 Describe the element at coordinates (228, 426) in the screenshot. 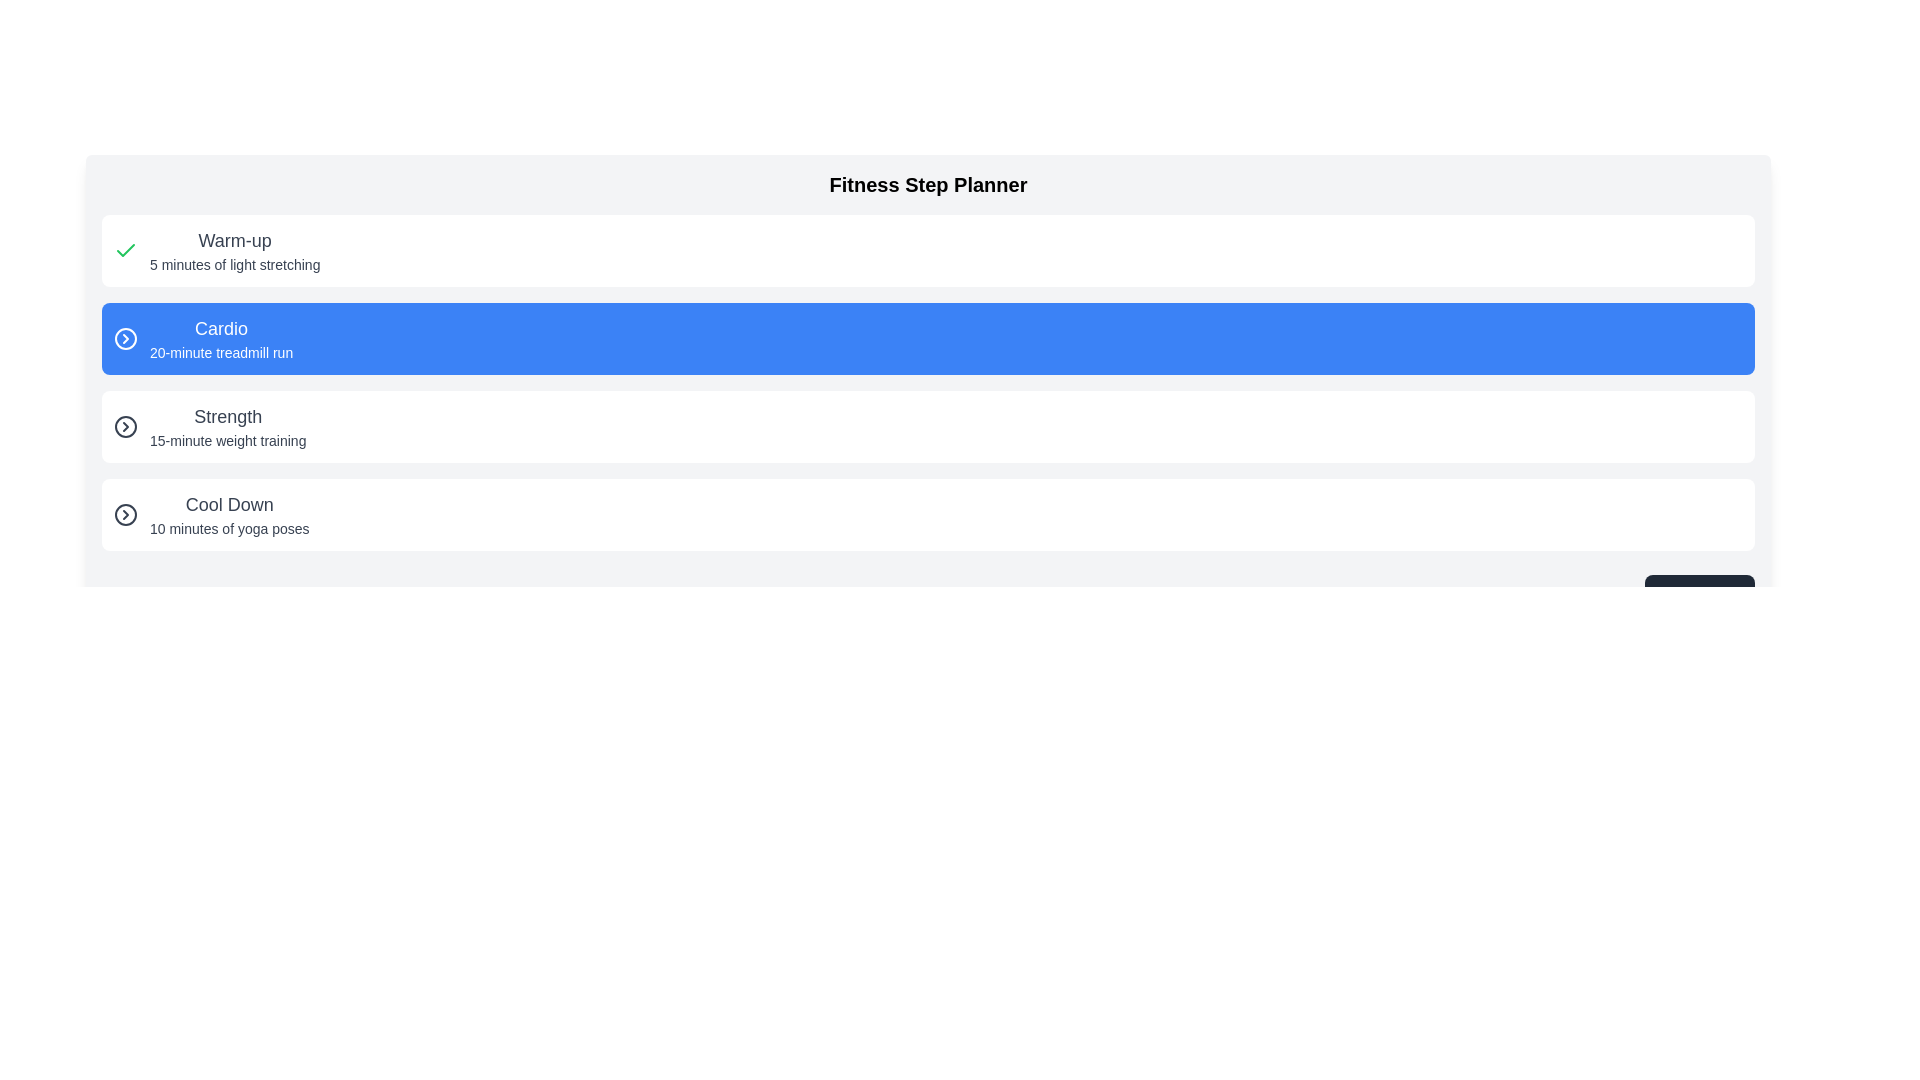

I see `descriptive label text that states 'Strength' and '15-minute weight training', positioned within a fitness steps list, located between 'Cardio' and 'Cool Down'` at that location.